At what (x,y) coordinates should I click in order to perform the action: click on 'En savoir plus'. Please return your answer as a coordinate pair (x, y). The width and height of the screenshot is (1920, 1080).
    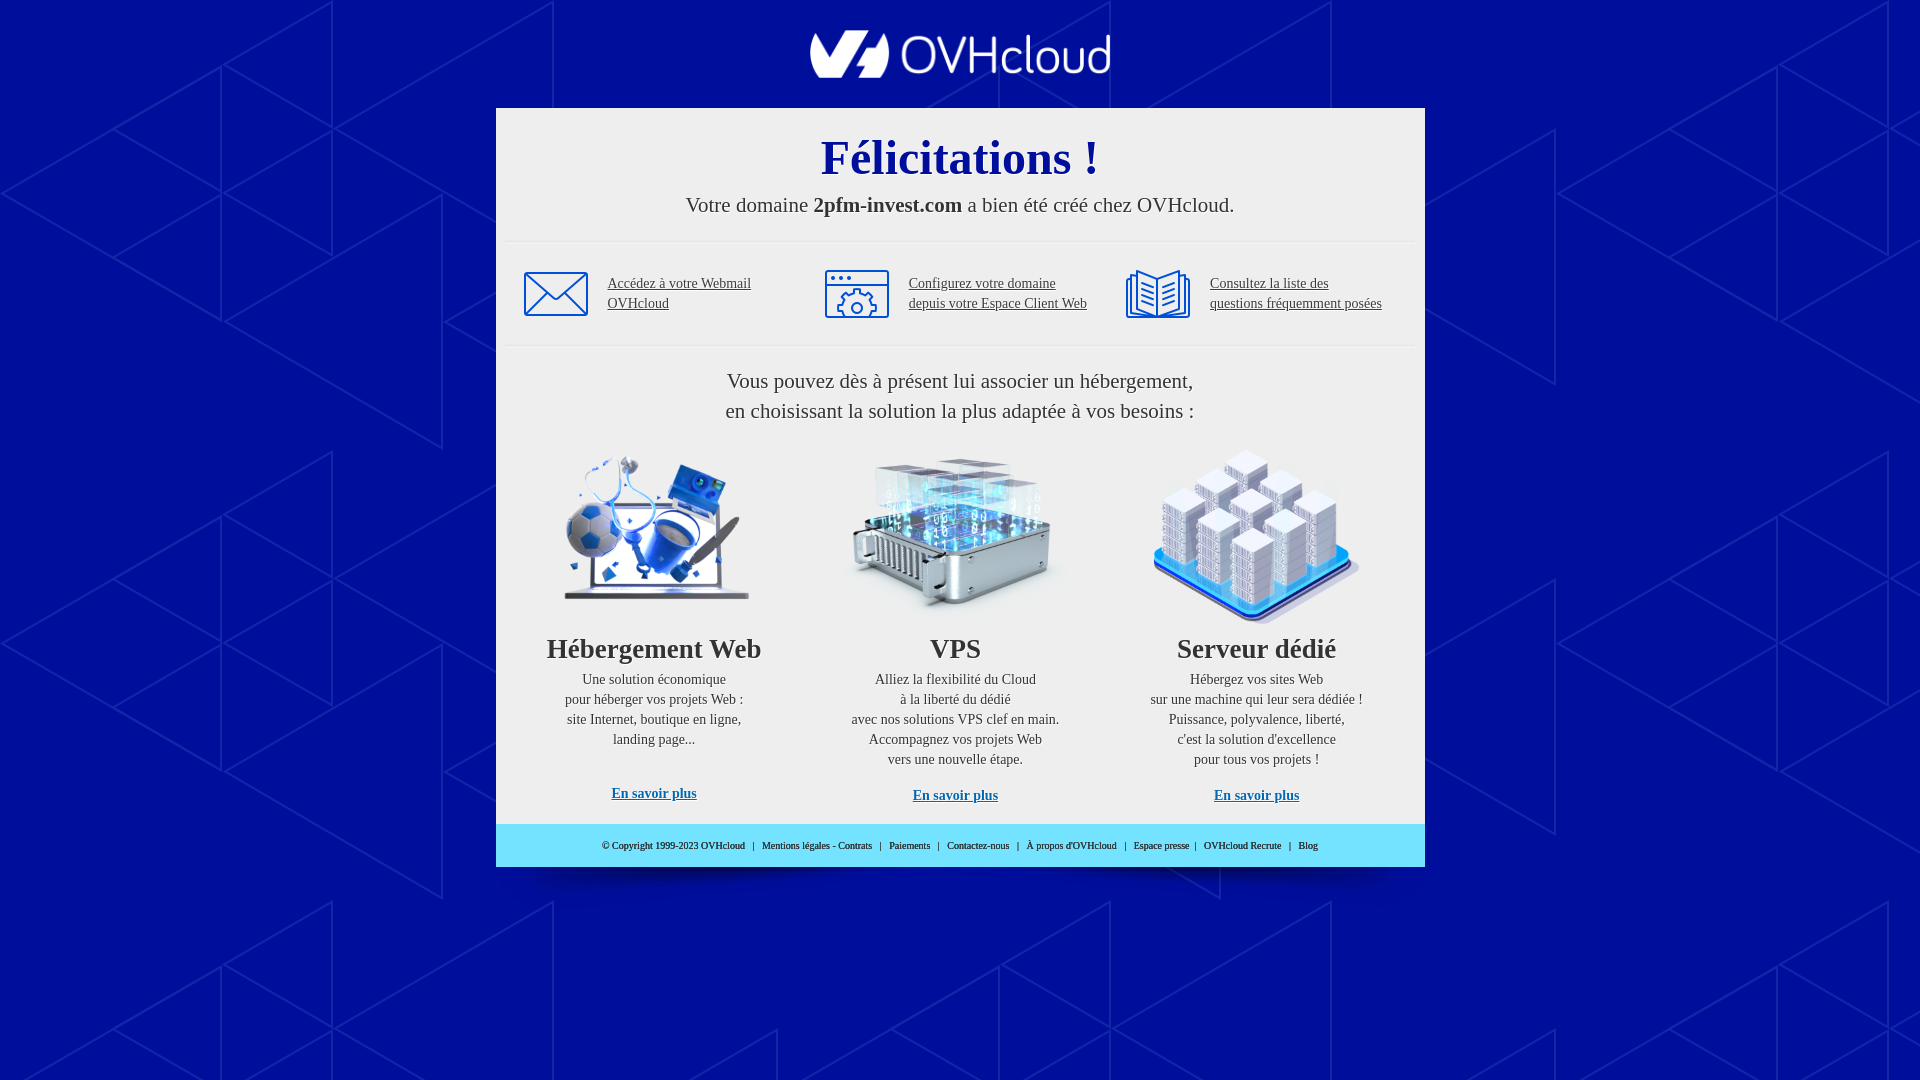
    Looking at the image, I should click on (954, 794).